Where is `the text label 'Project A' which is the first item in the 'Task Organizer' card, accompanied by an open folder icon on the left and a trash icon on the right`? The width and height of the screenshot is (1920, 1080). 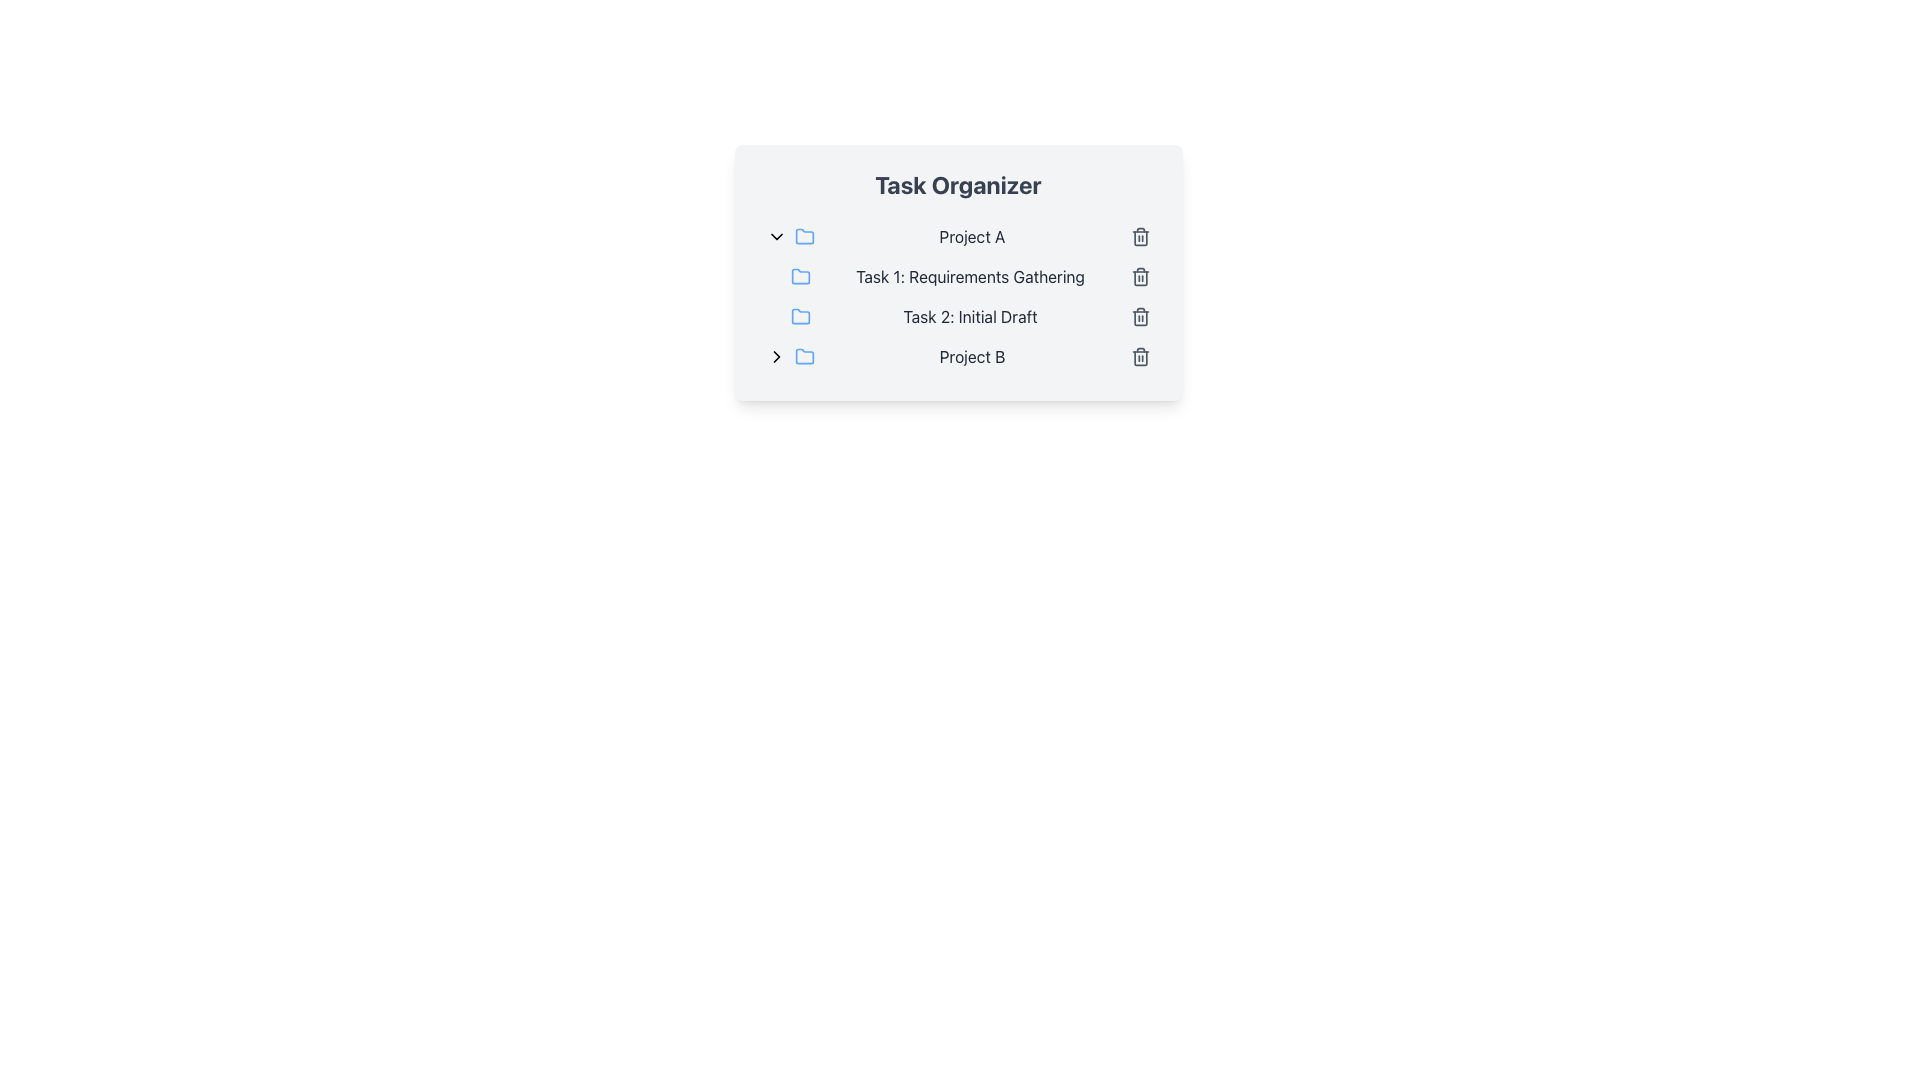 the text label 'Project A' which is the first item in the 'Task Organizer' card, accompanied by an open folder icon on the left and a trash icon on the right is located at coordinates (972, 235).